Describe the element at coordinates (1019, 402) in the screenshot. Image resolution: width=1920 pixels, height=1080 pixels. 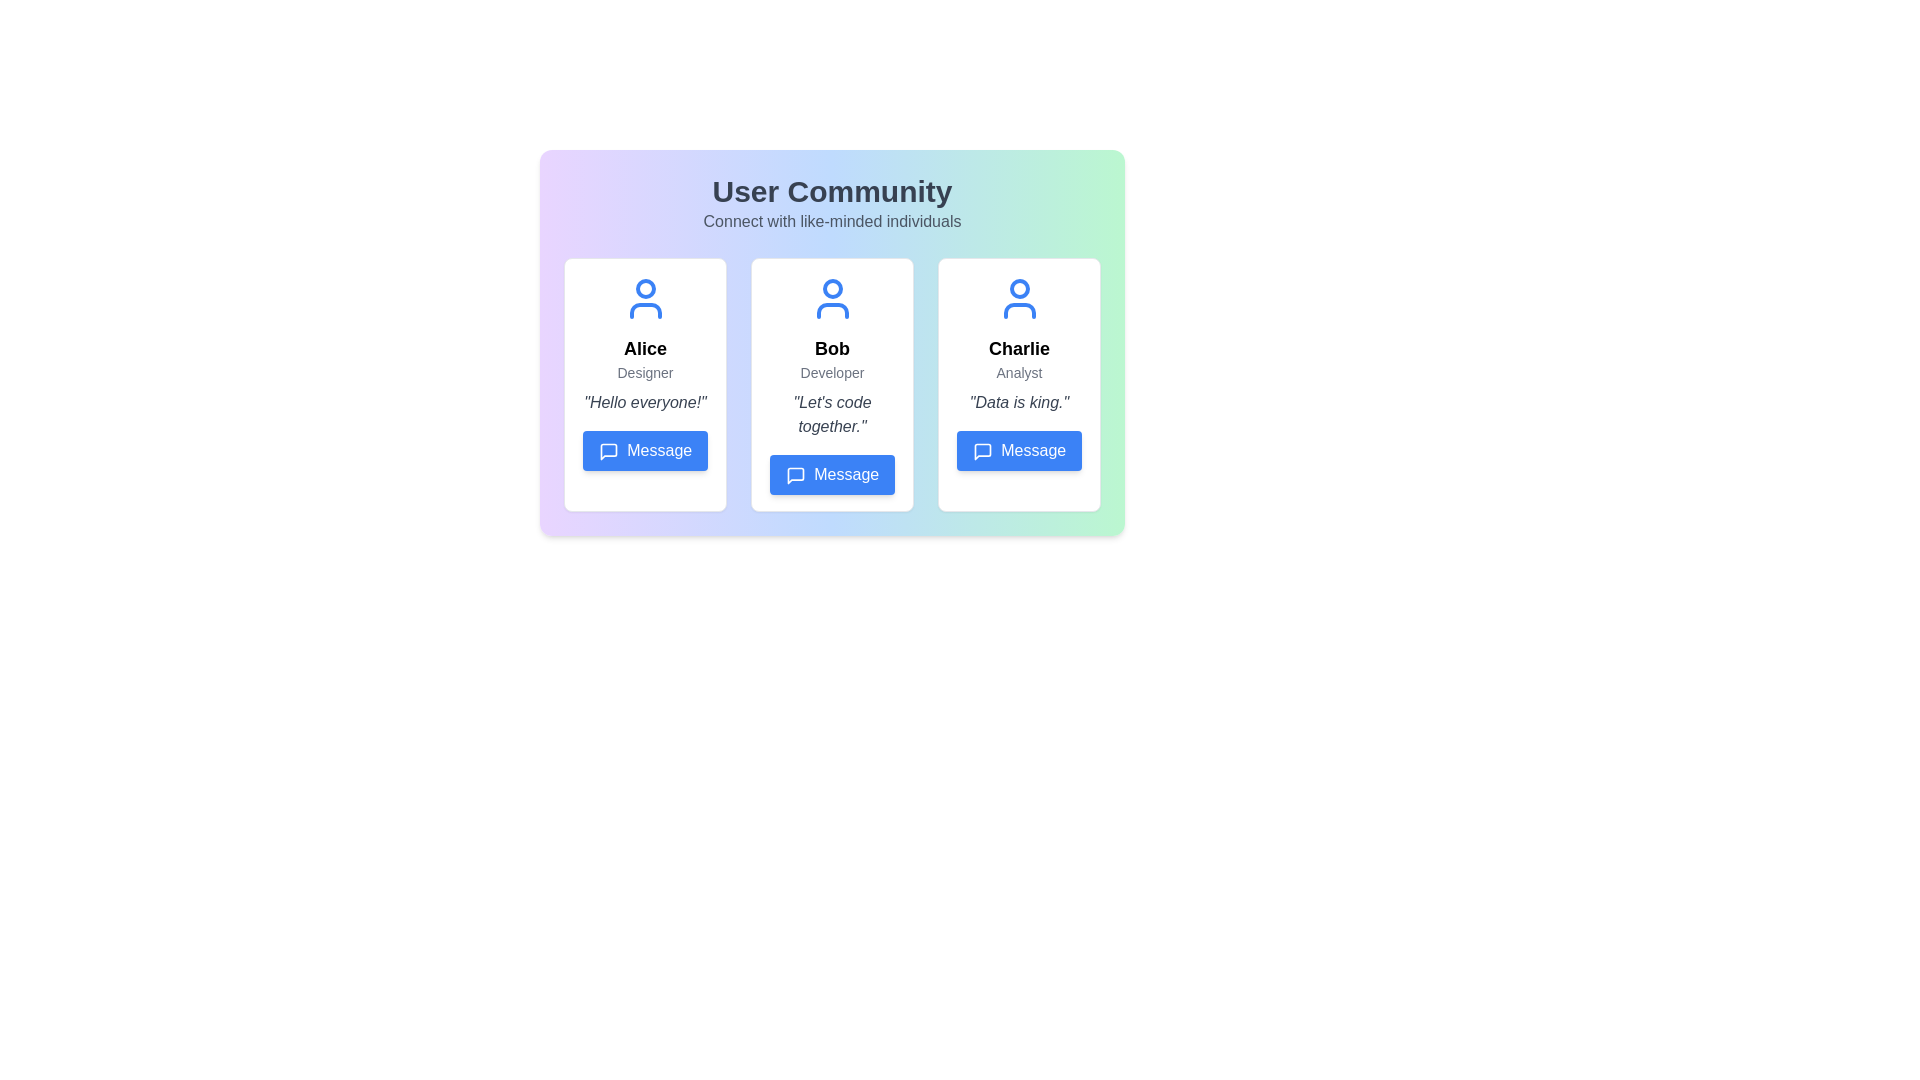
I see `personalized quote displayed under the 'Analyst' label in Charlie's user card, located in the third column of three cards` at that location.